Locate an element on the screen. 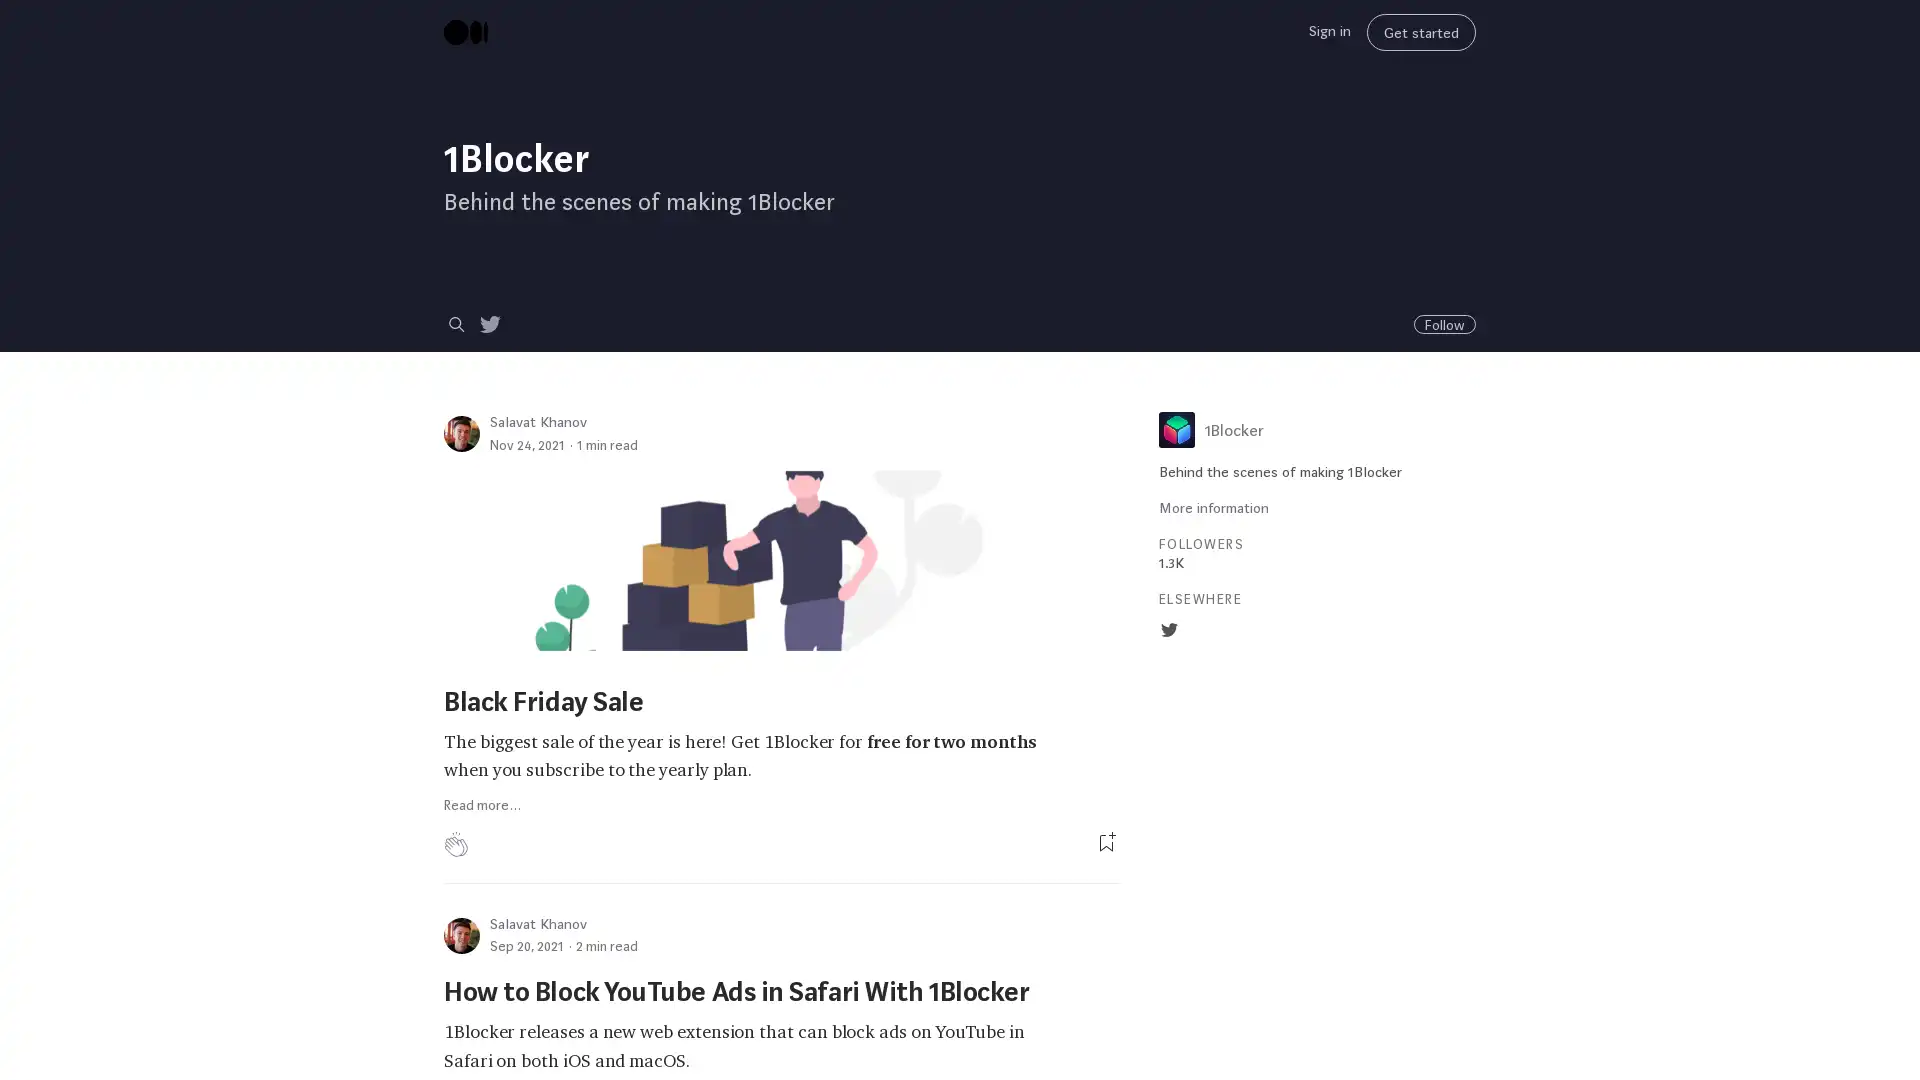  Clap is located at coordinates (455, 844).